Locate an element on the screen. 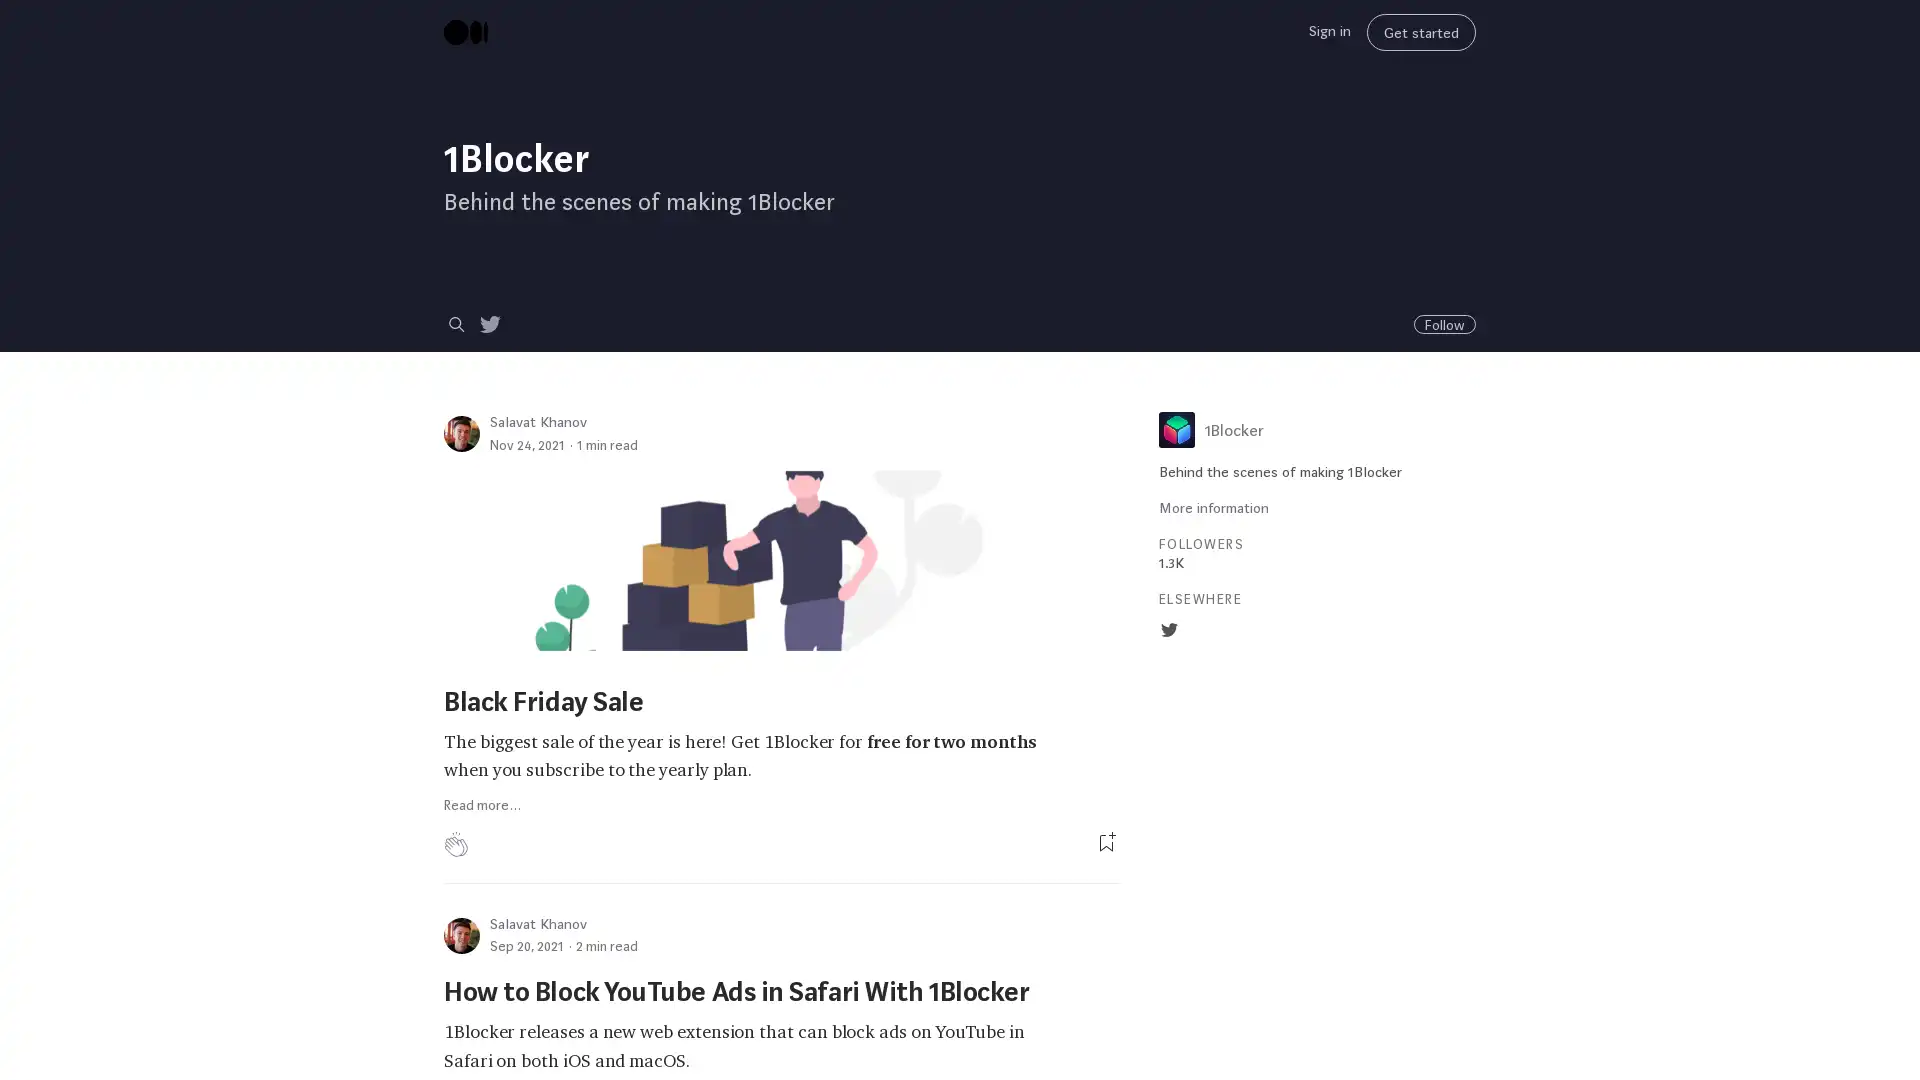  Clap is located at coordinates (455, 844).